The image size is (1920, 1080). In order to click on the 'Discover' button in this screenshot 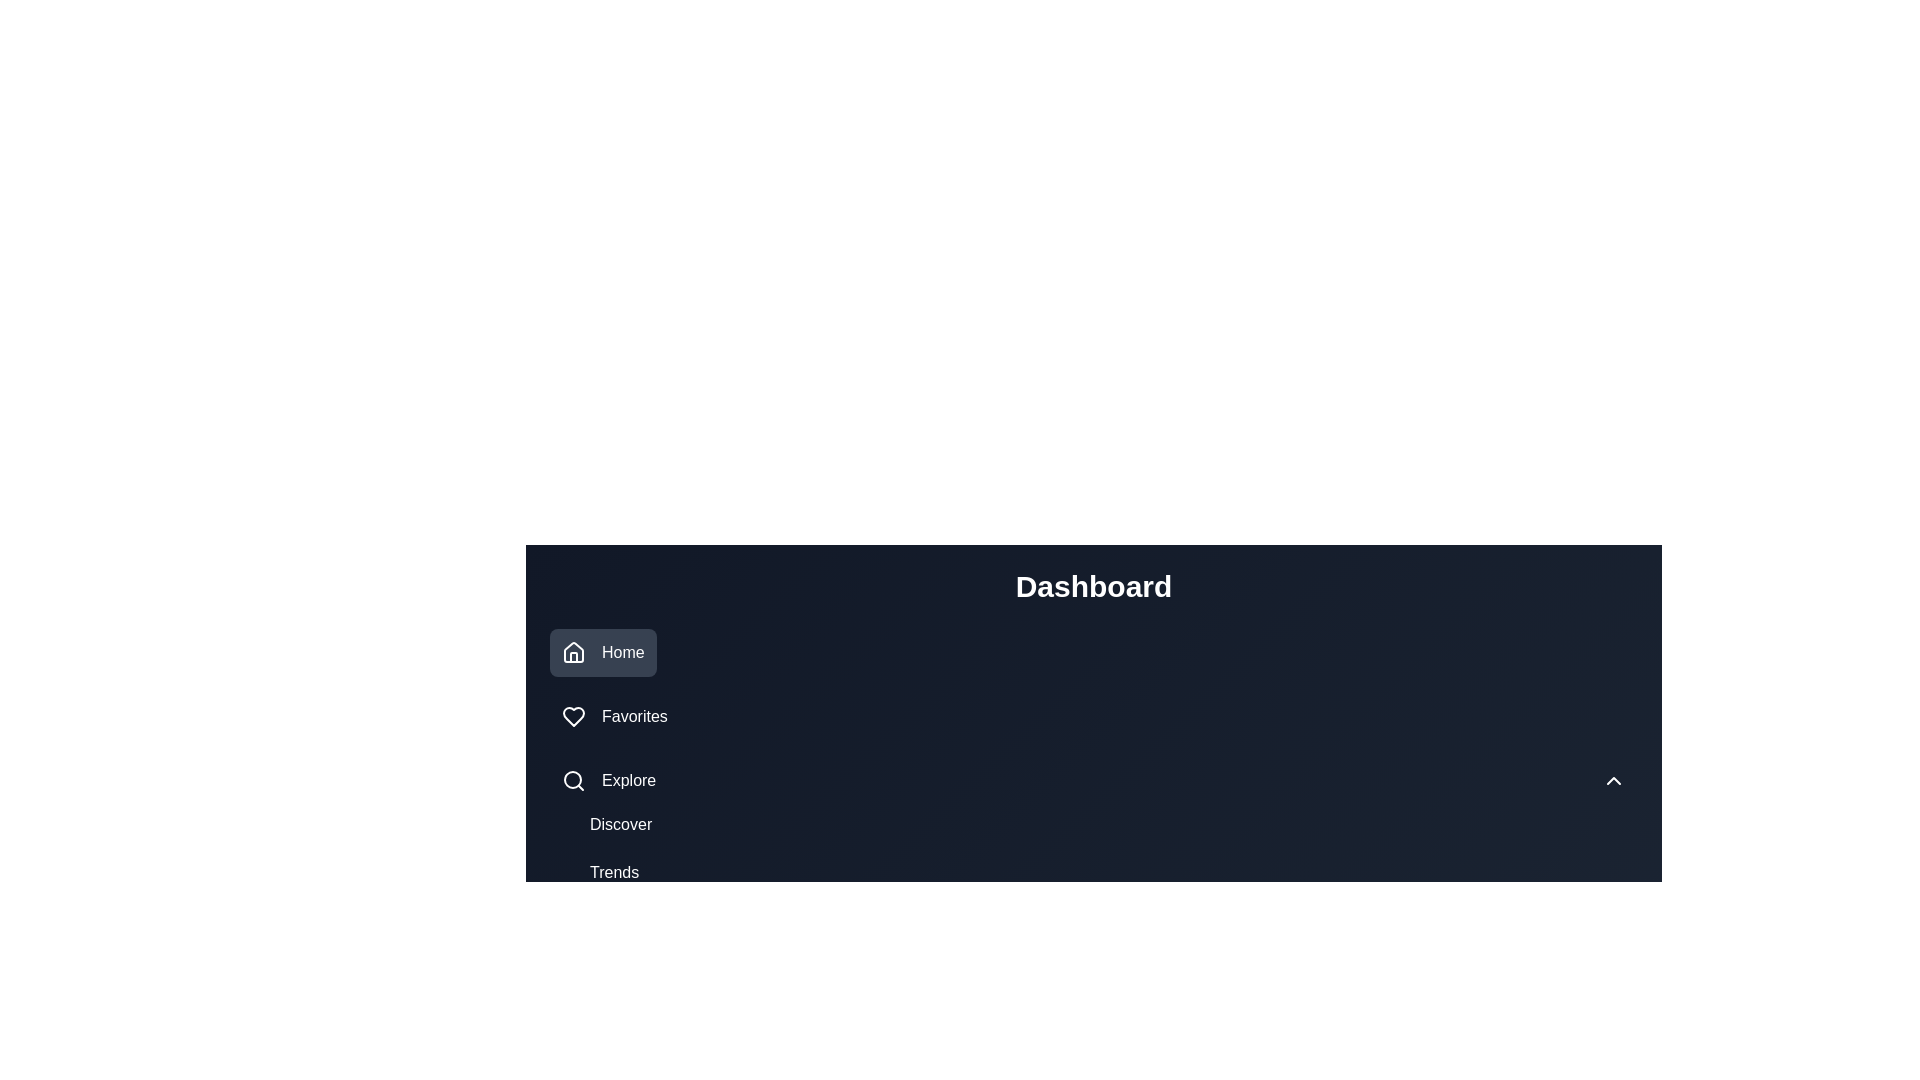, I will do `click(620, 825)`.